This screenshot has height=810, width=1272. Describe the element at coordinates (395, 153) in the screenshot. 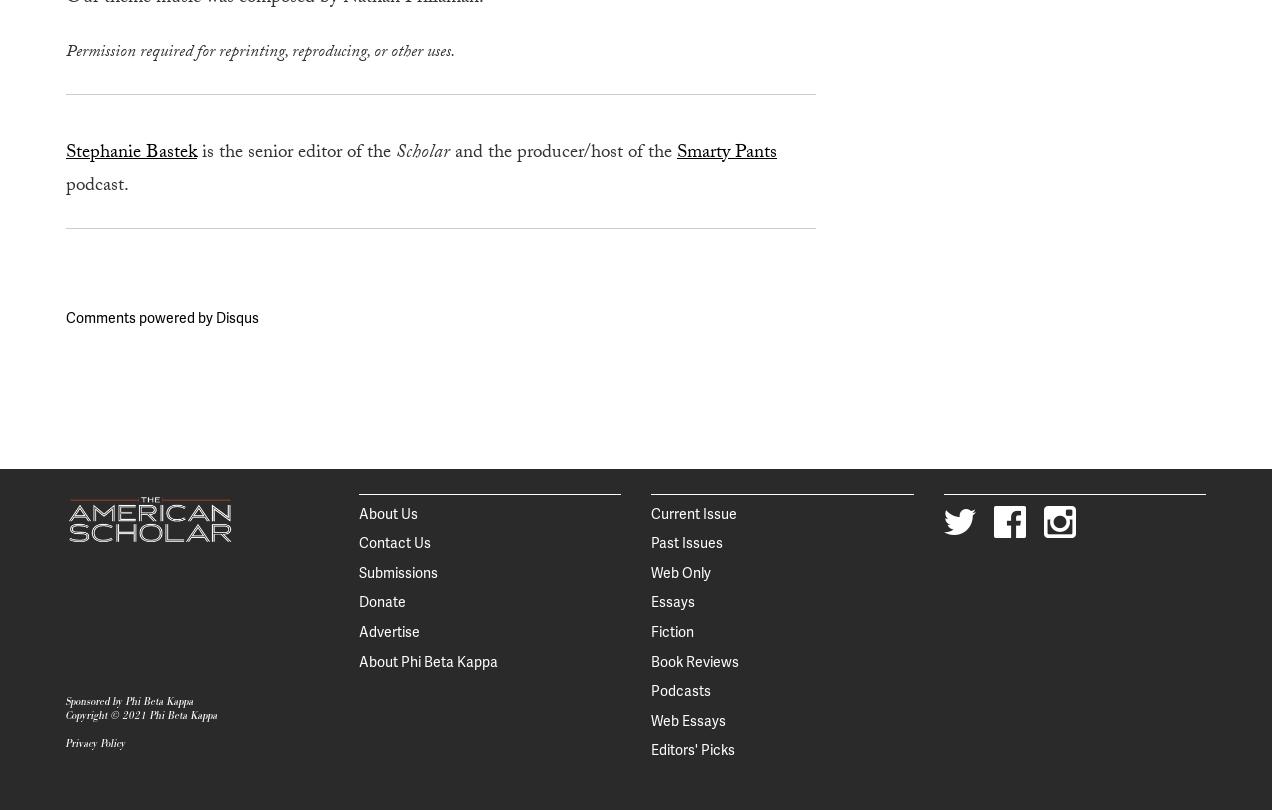

I see `'Scholar'` at that location.